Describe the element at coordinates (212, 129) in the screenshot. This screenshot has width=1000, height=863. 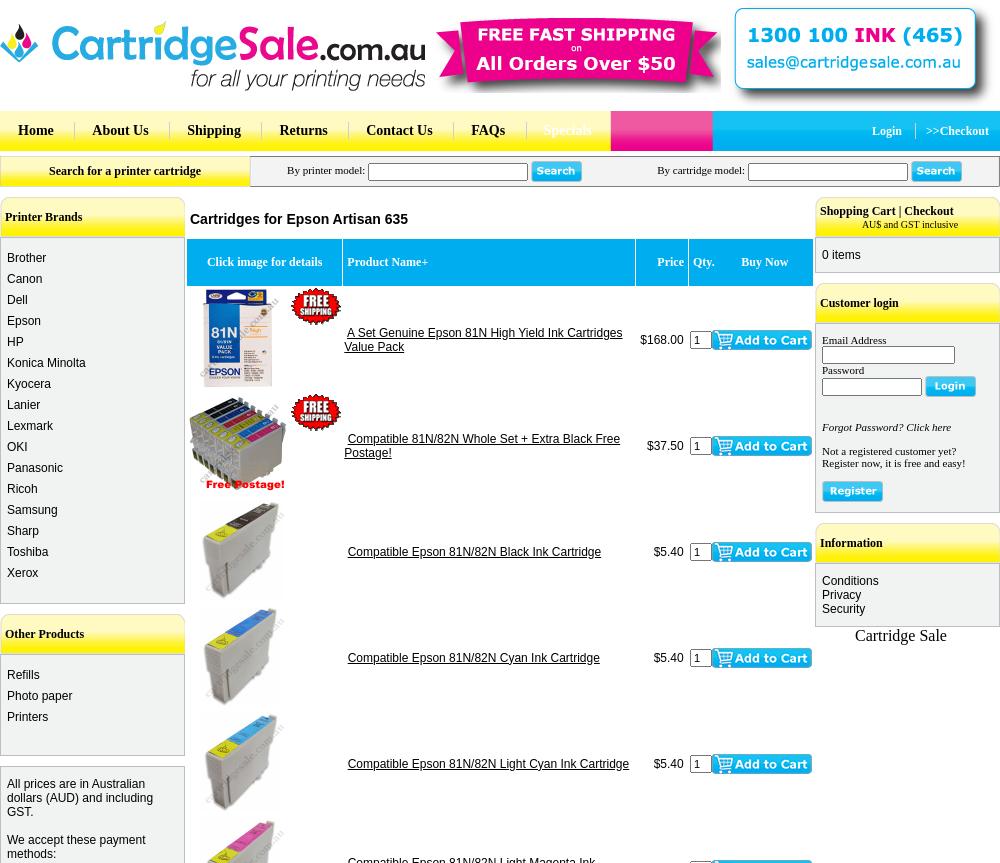
I see `'Shipping'` at that location.